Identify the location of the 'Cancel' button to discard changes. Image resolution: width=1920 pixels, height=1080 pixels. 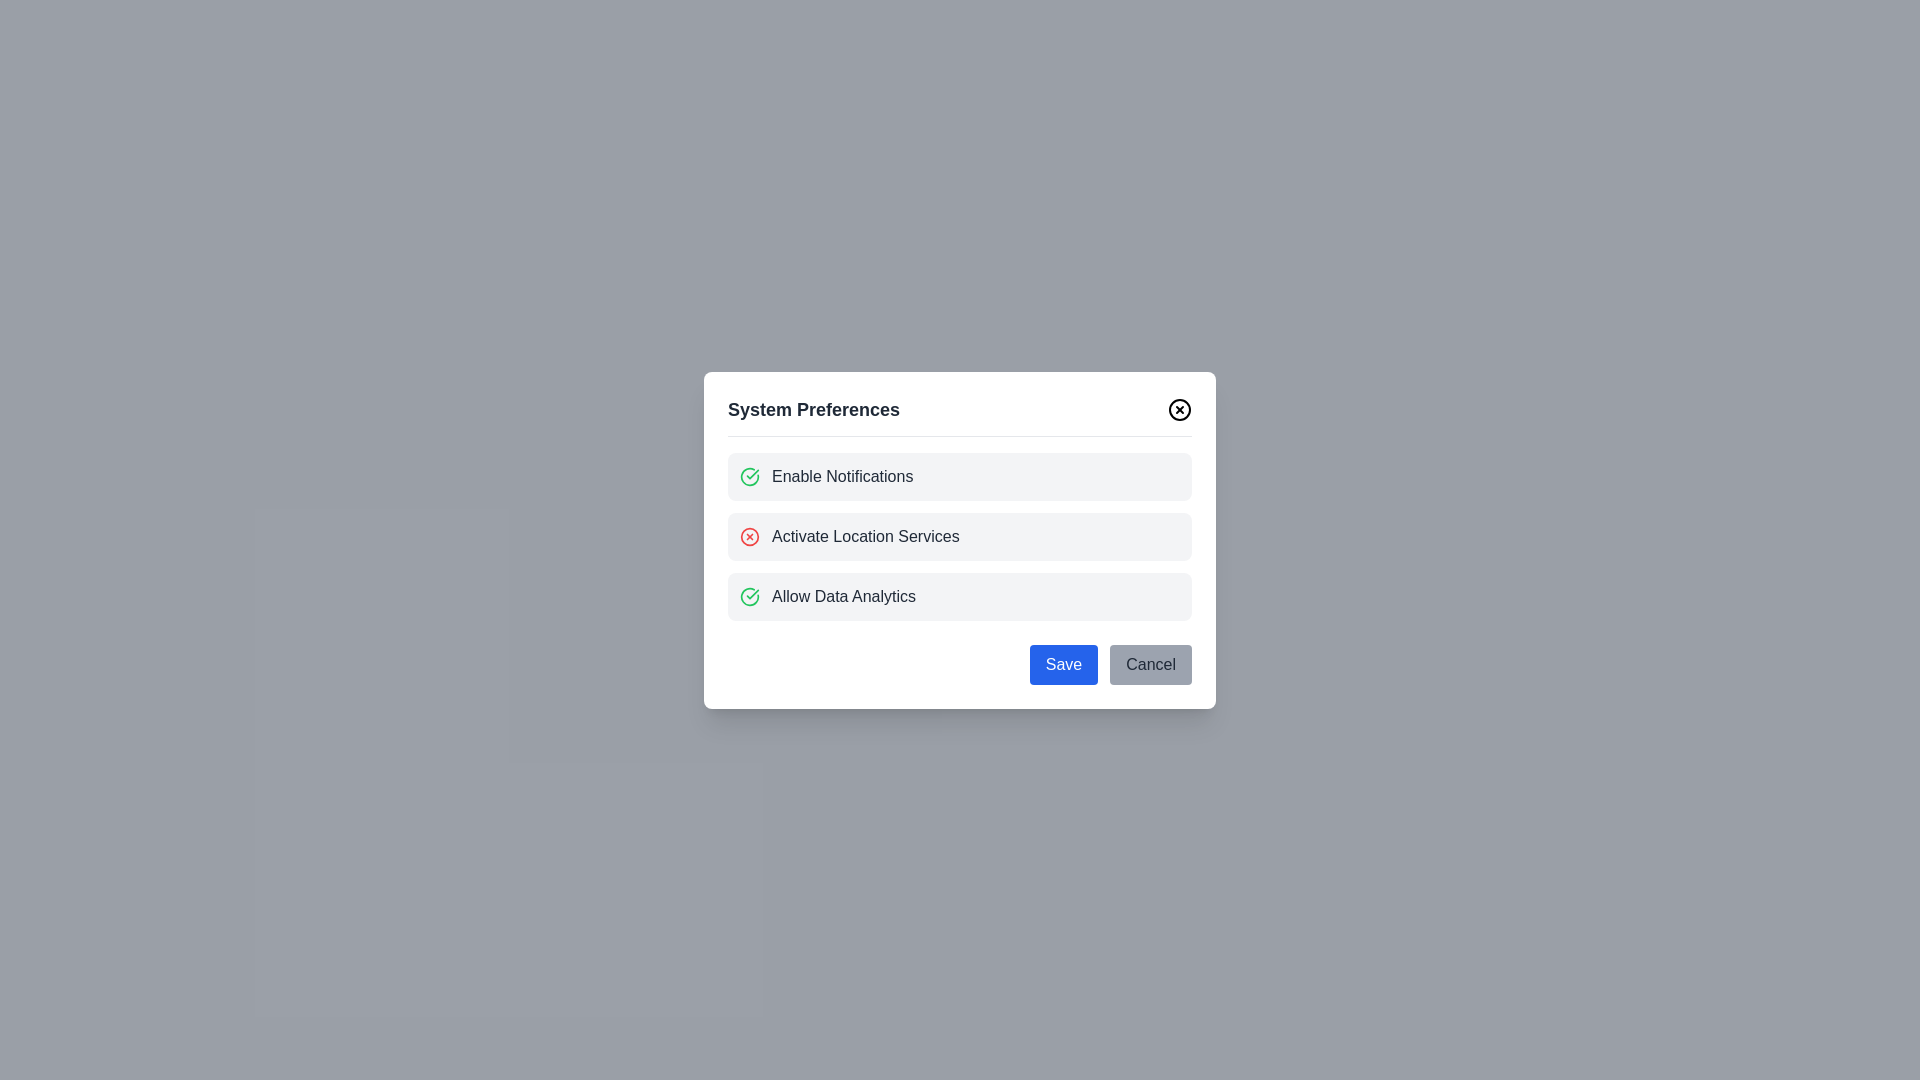
(1151, 663).